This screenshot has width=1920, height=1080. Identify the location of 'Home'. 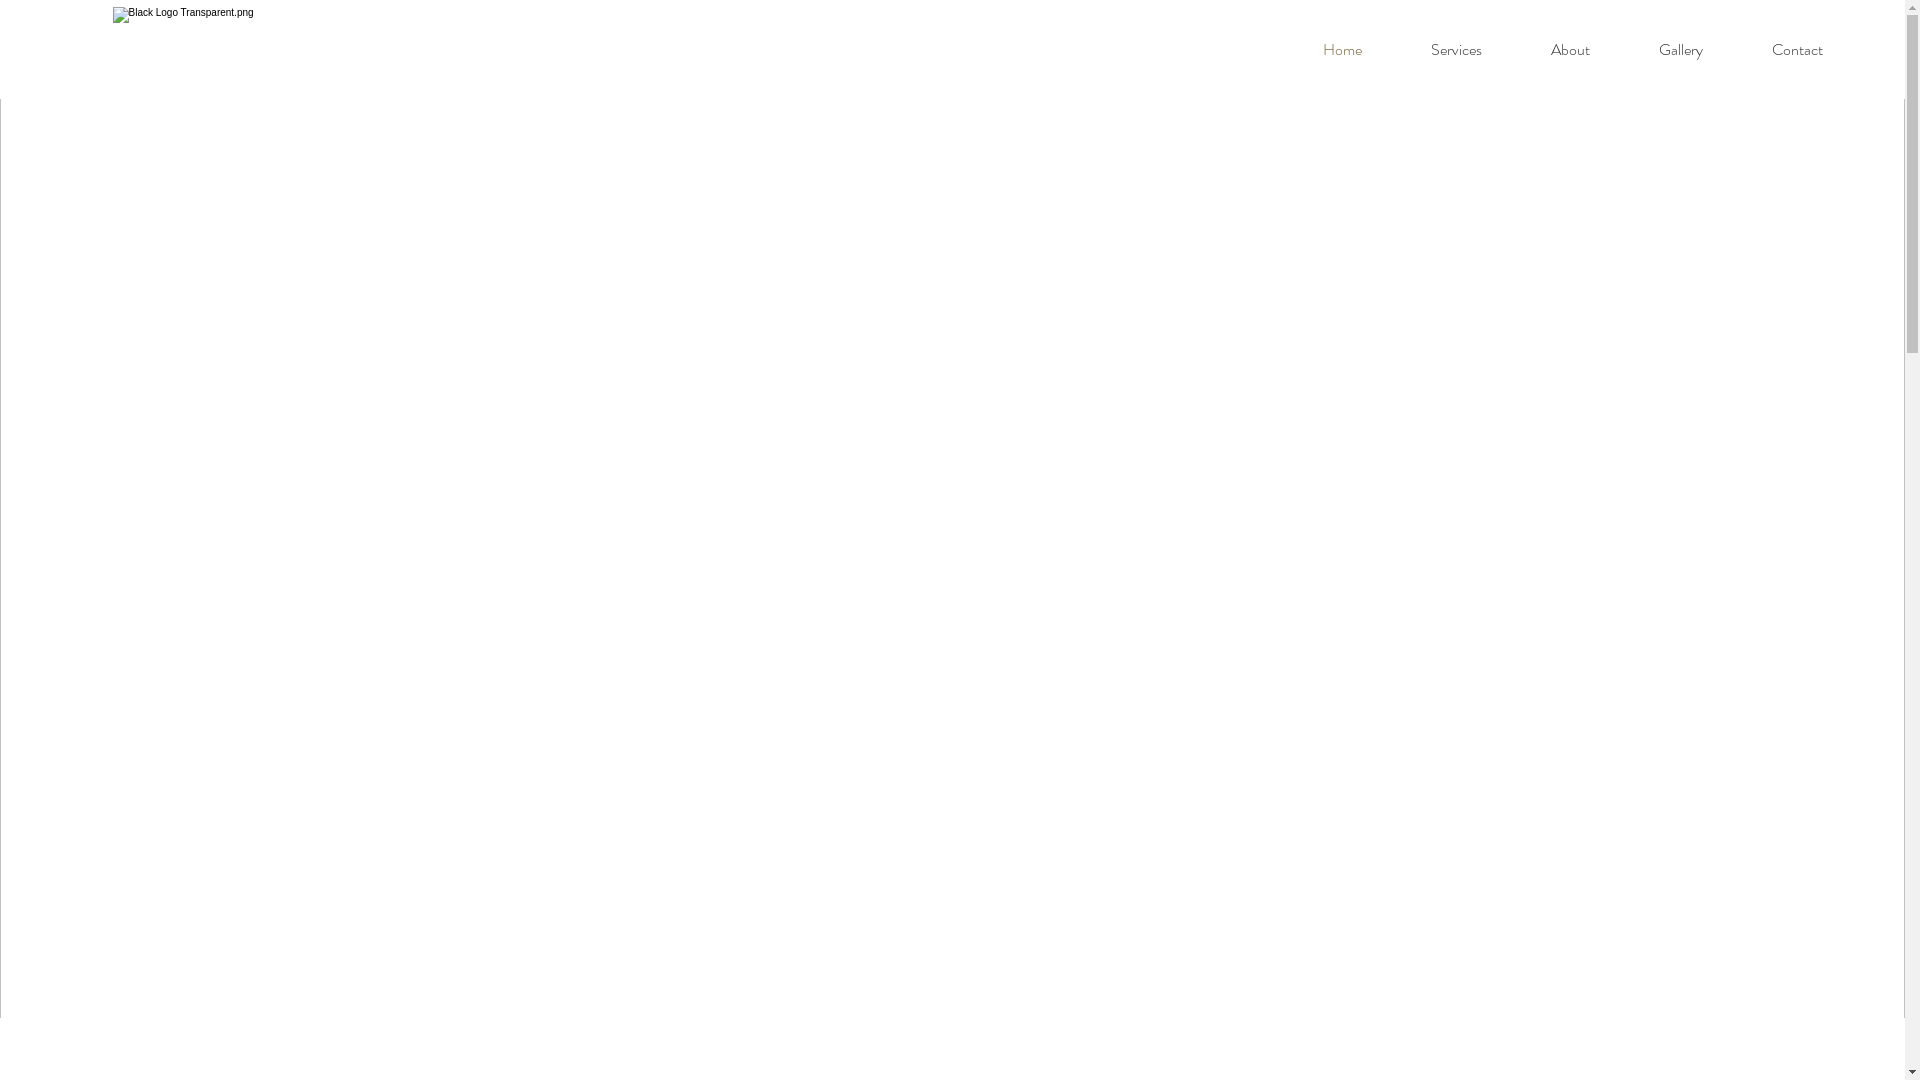
(1342, 49).